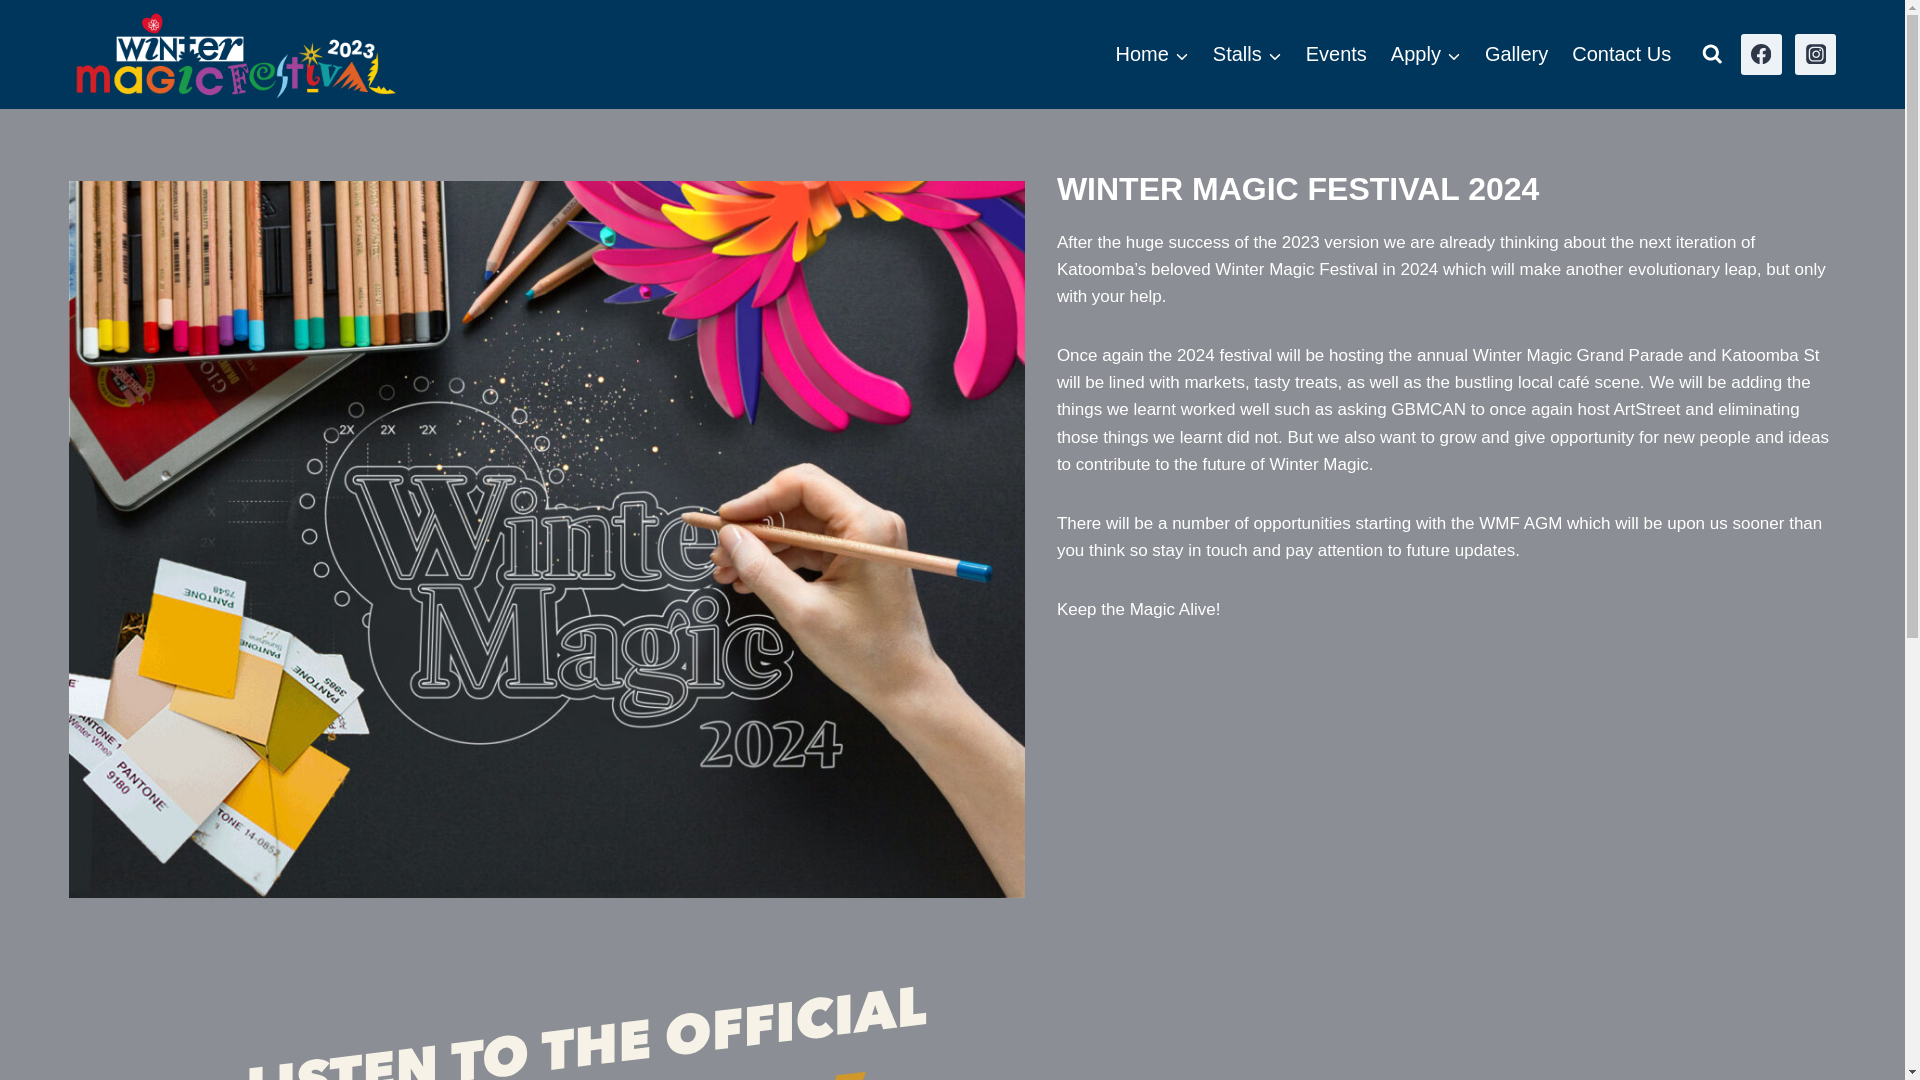  Describe the element at coordinates (1516, 53) in the screenshot. I see `'Gallery'` at that location.